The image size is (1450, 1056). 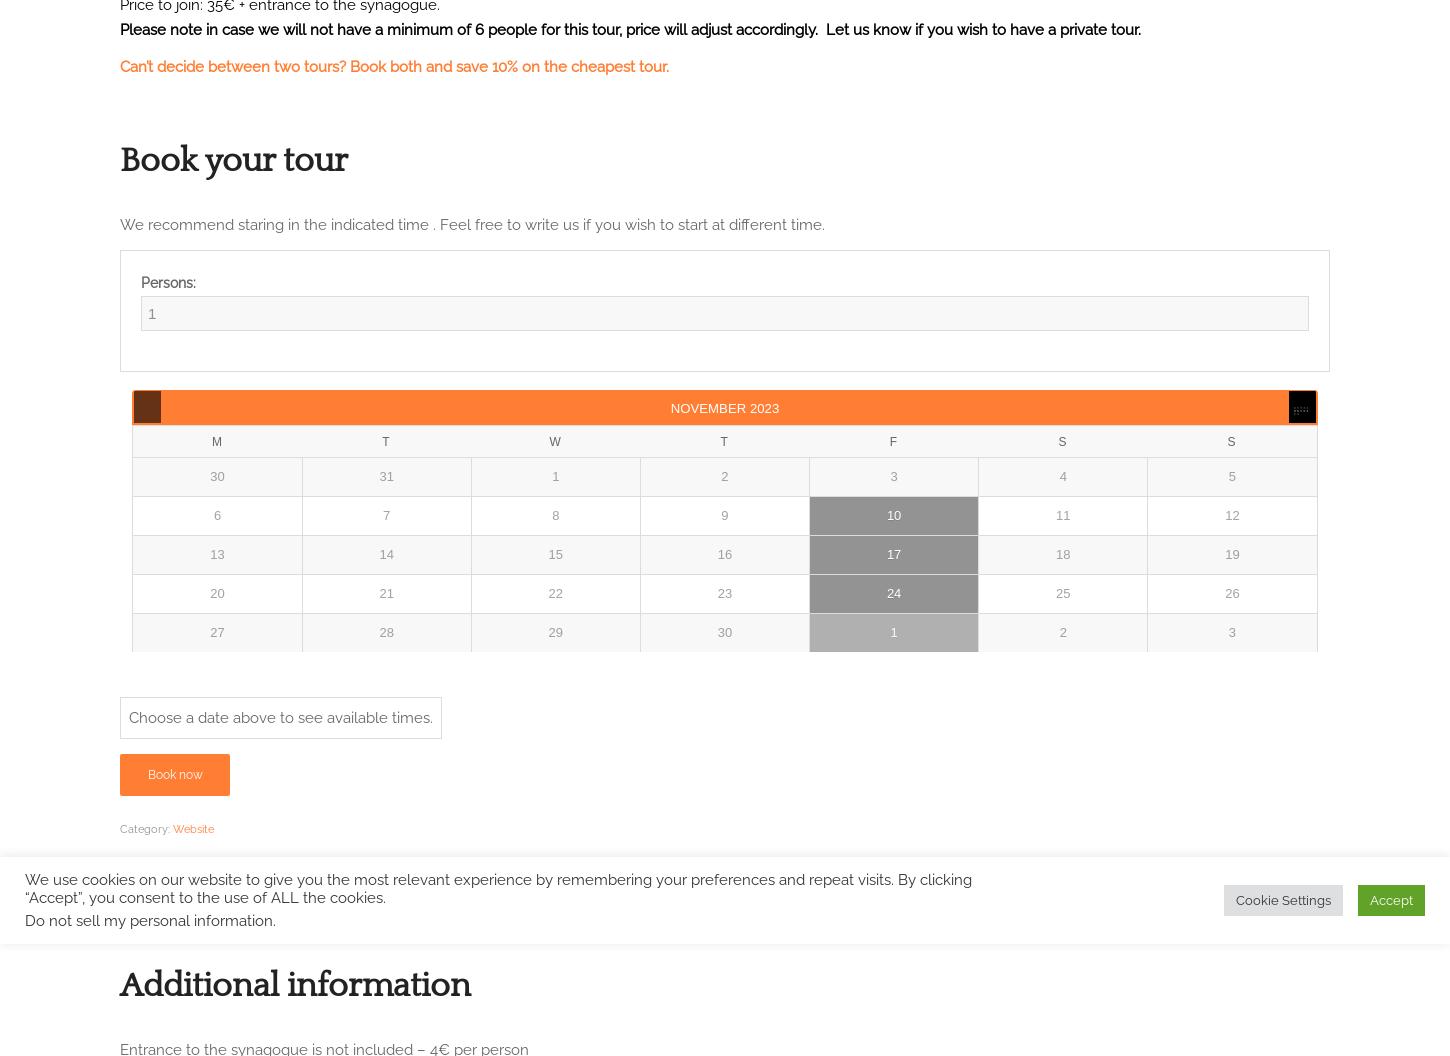 I want to click on '28', so click(x=384, y=631).